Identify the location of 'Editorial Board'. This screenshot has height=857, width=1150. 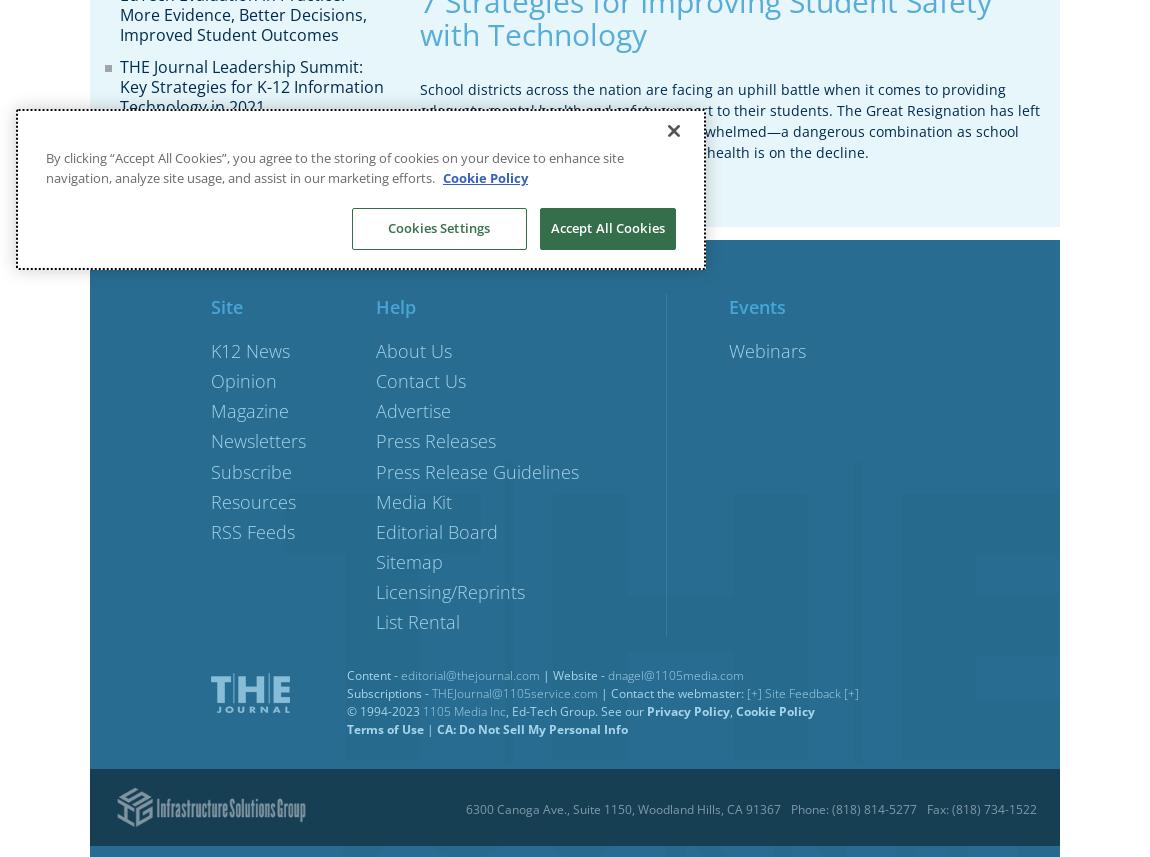
(437, 529).